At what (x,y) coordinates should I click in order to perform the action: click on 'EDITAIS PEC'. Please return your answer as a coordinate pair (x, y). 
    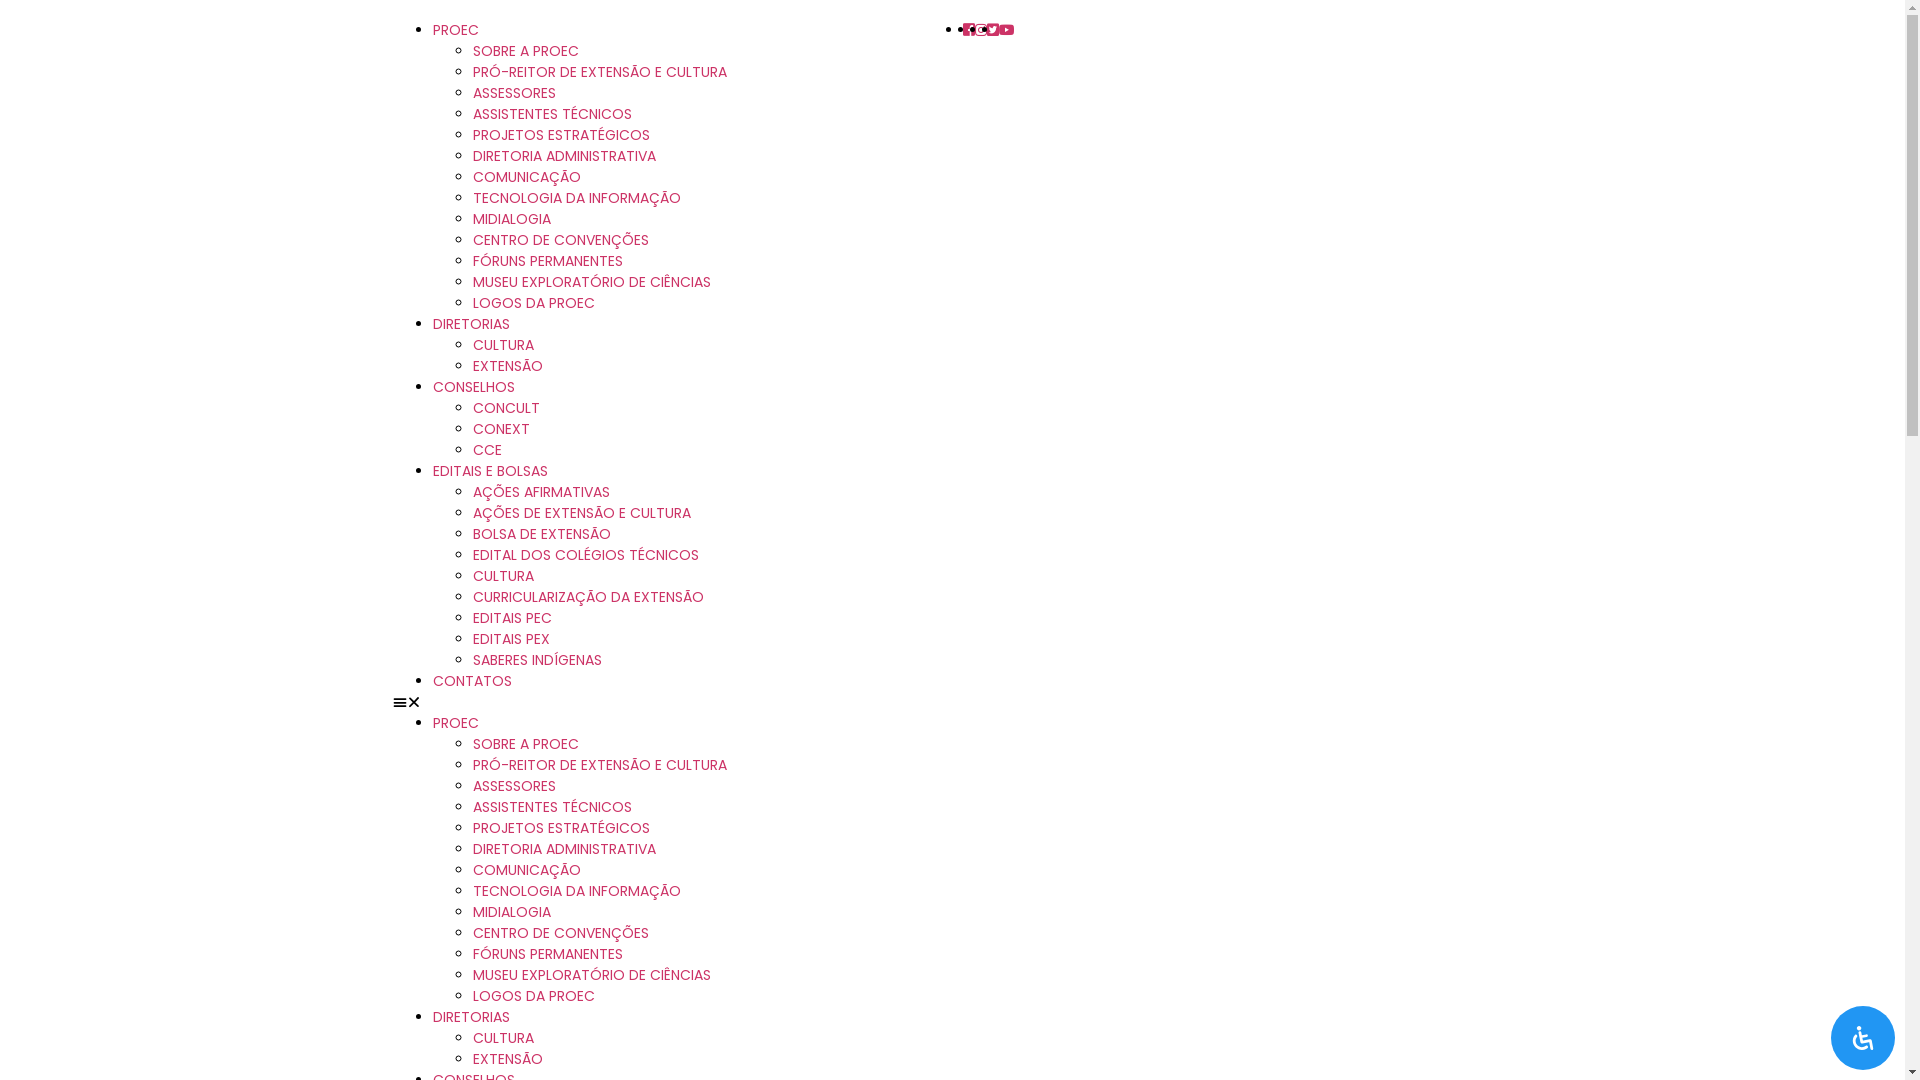
    Looking at the image, I should click on (511, 616).